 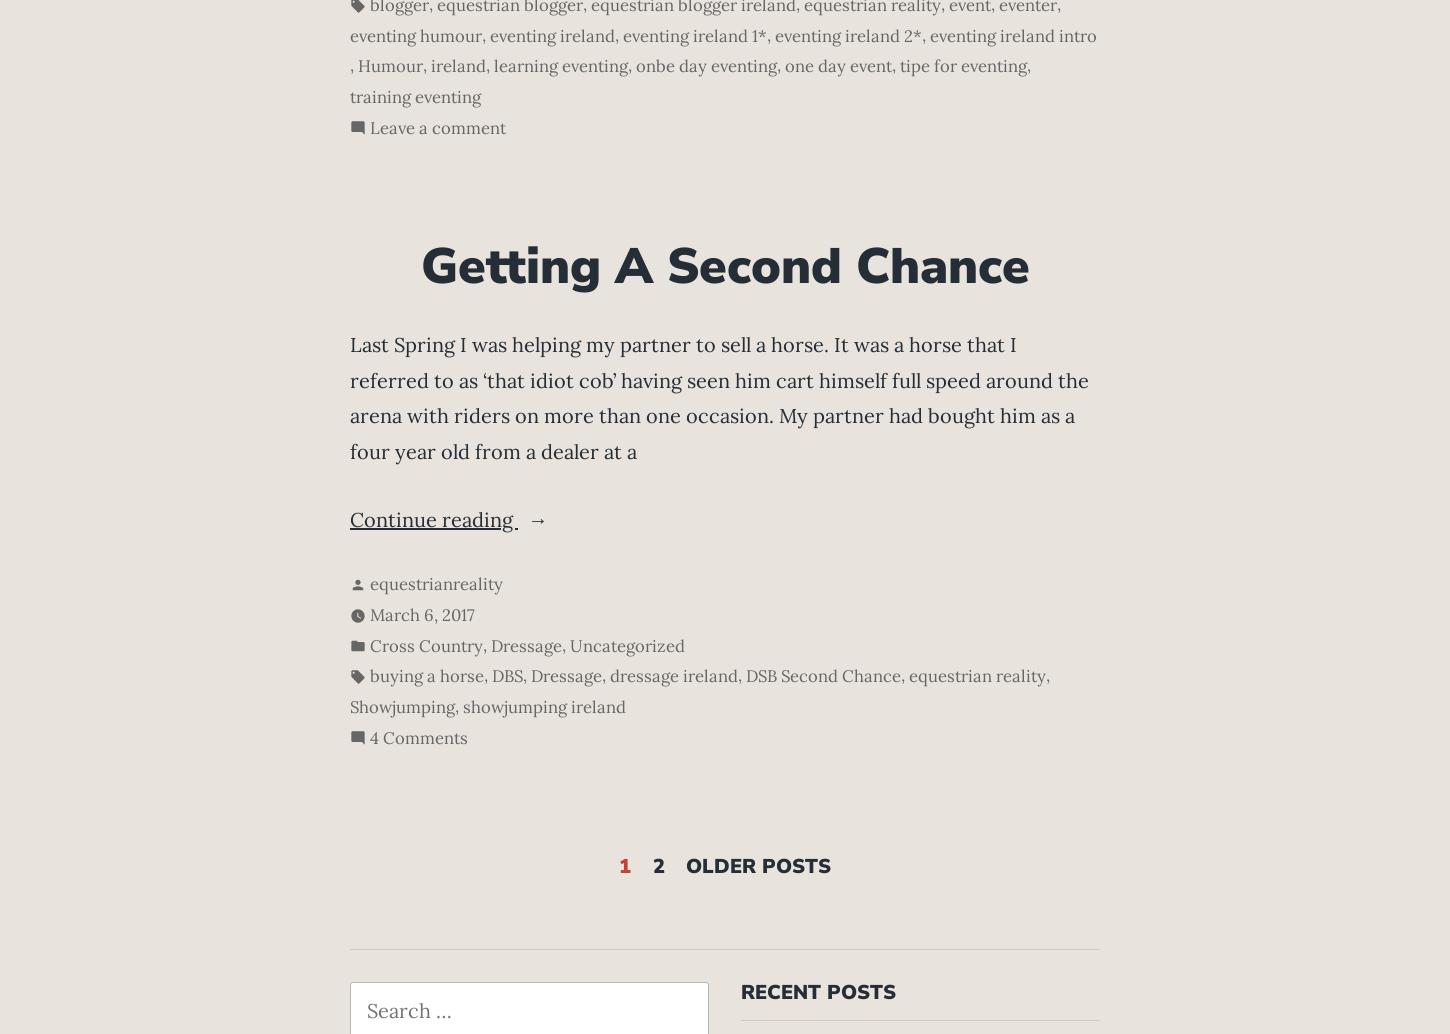 I want to click on 'ireland', so click(x=429, y=65).